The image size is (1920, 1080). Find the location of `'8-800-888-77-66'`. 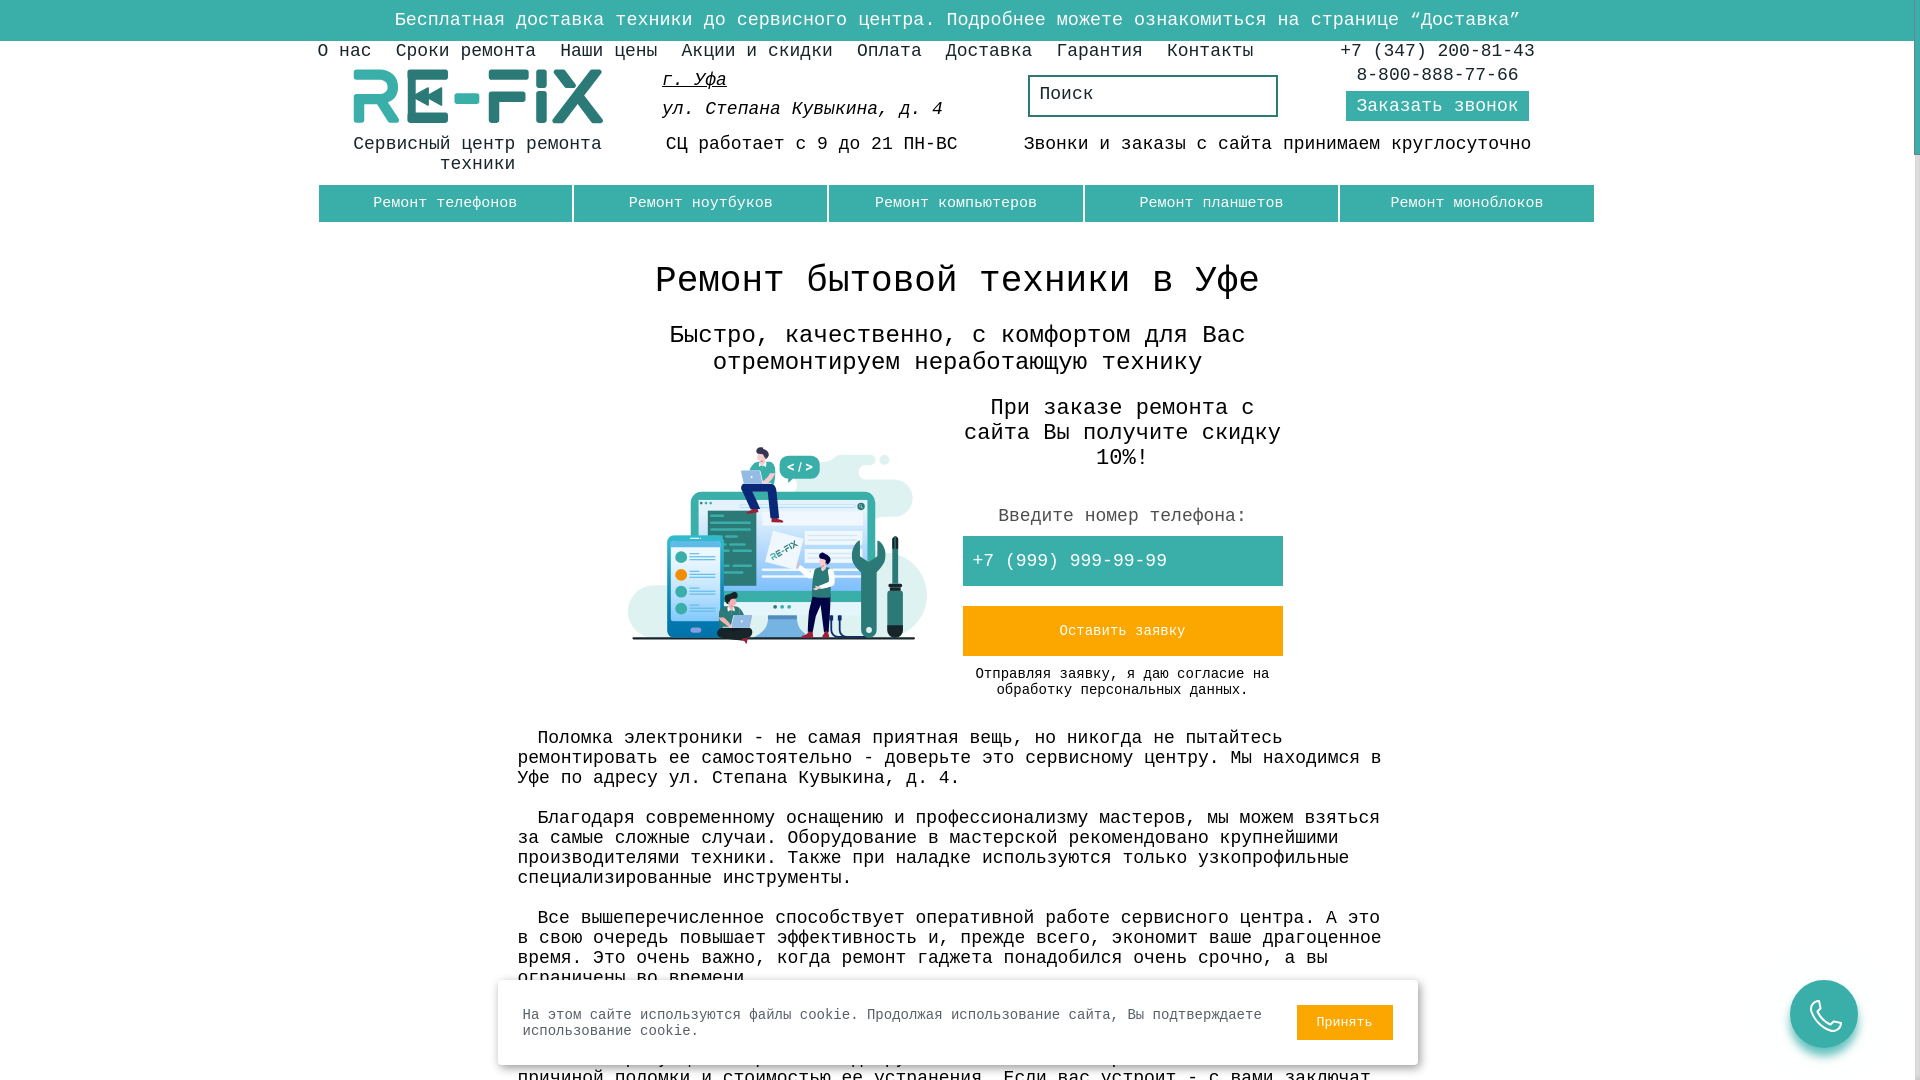

'8-800-888-77-66' is located at coordinates (1437, 73).